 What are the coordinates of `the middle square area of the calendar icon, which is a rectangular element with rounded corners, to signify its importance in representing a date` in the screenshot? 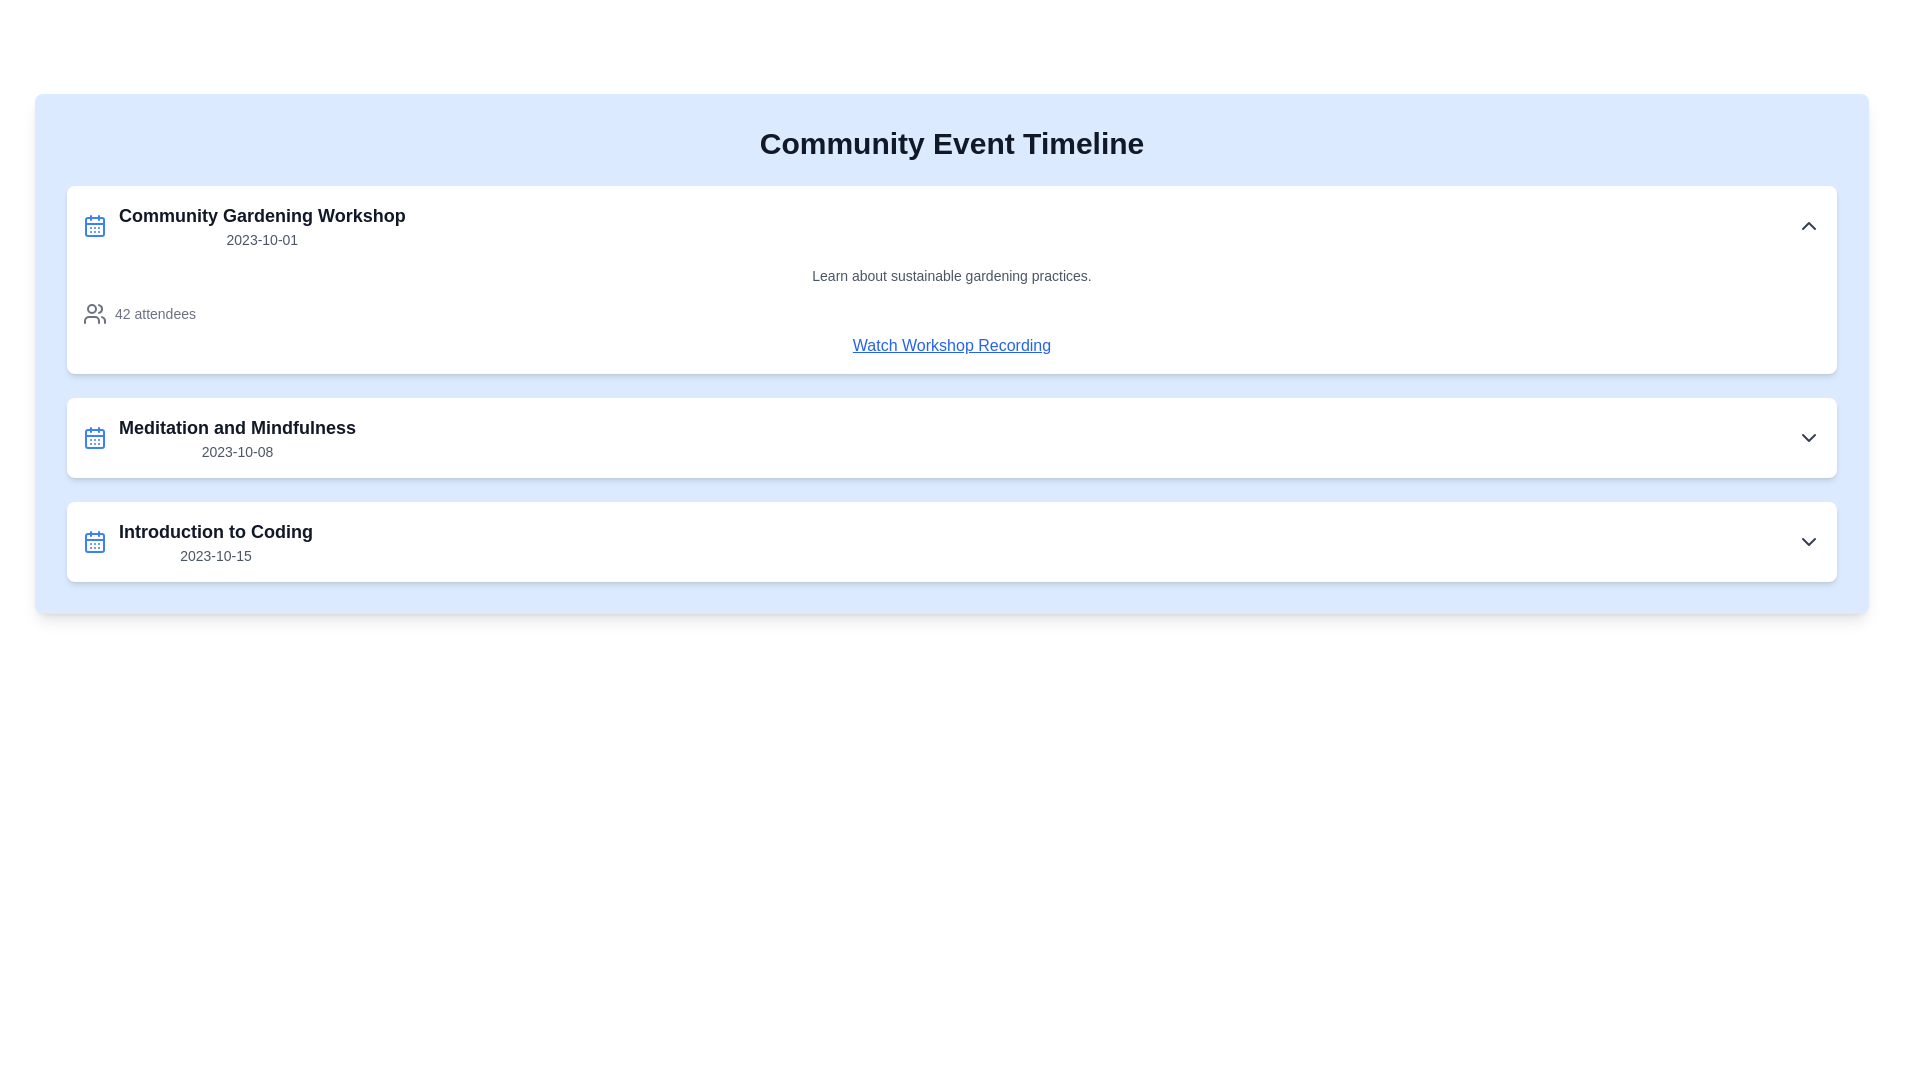 It's located at (94, 543).